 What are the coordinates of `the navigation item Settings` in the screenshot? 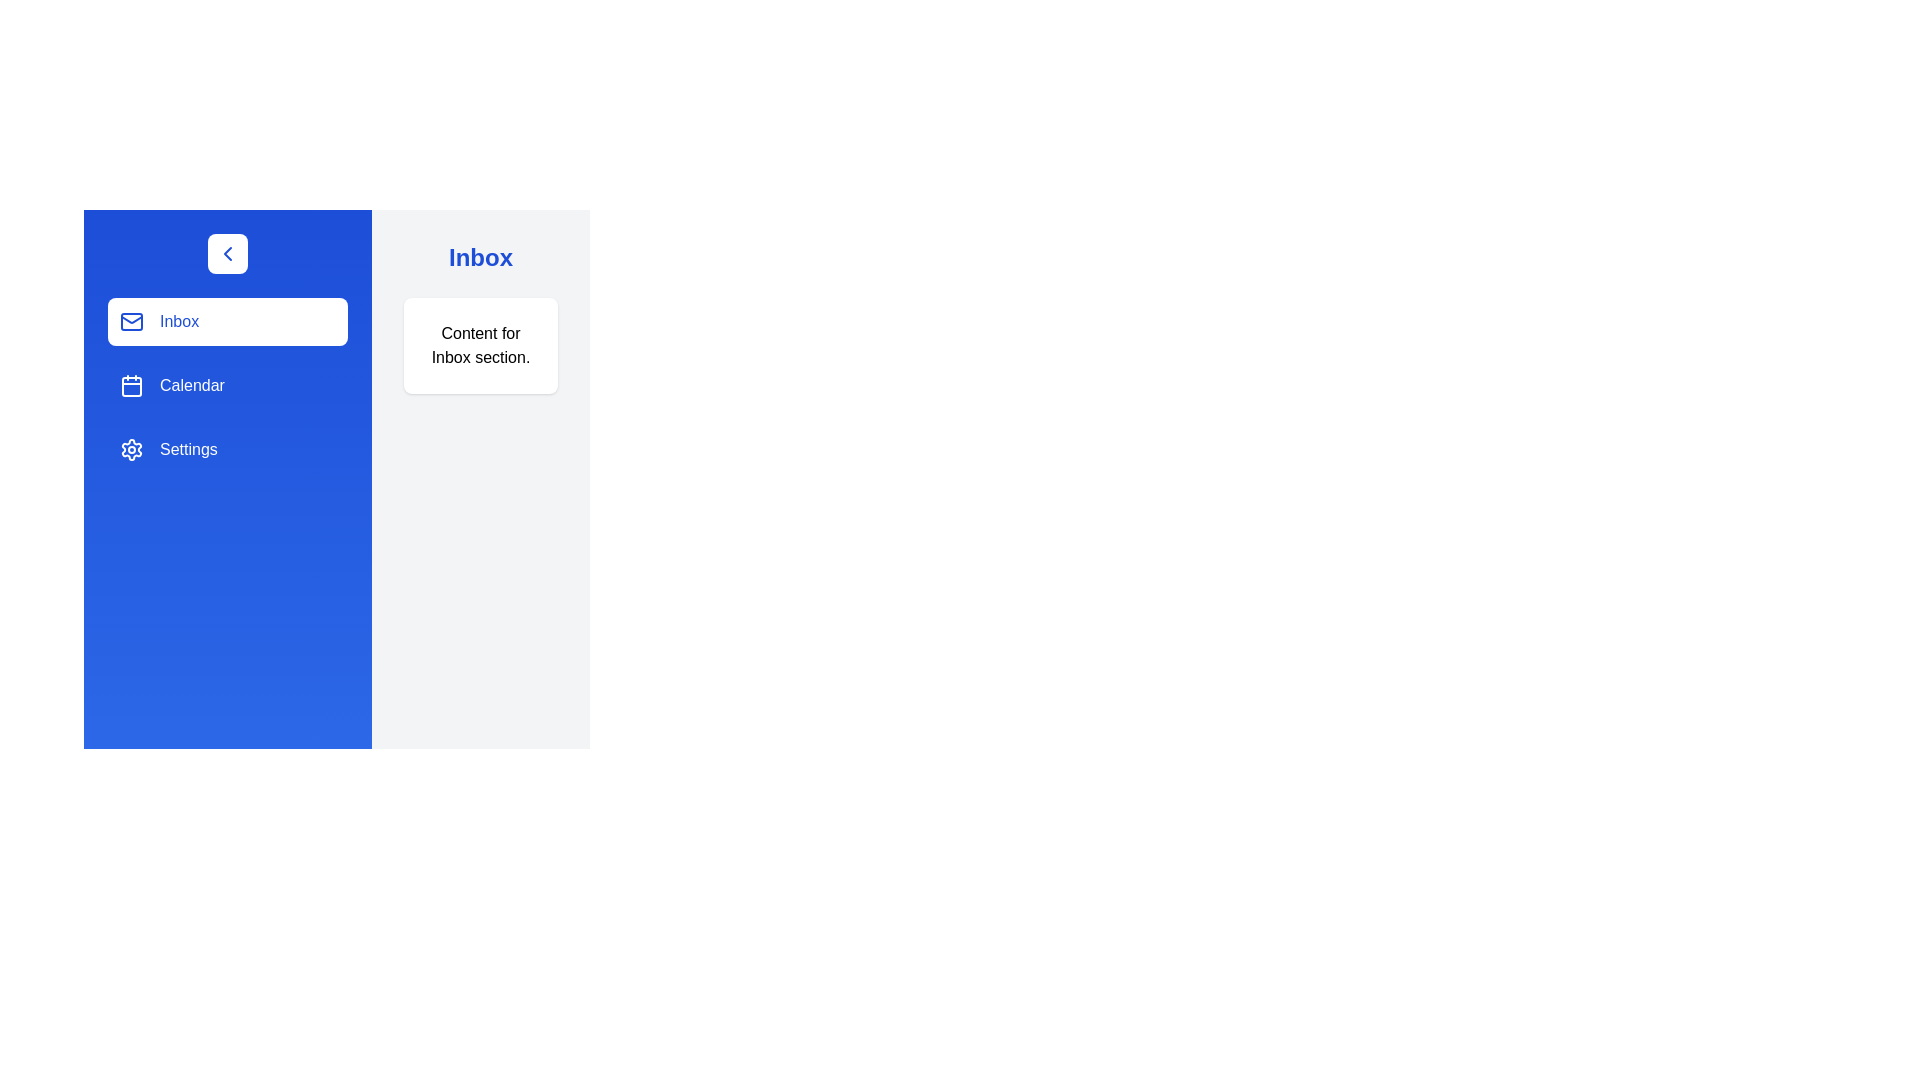 It's located at (227, 450).